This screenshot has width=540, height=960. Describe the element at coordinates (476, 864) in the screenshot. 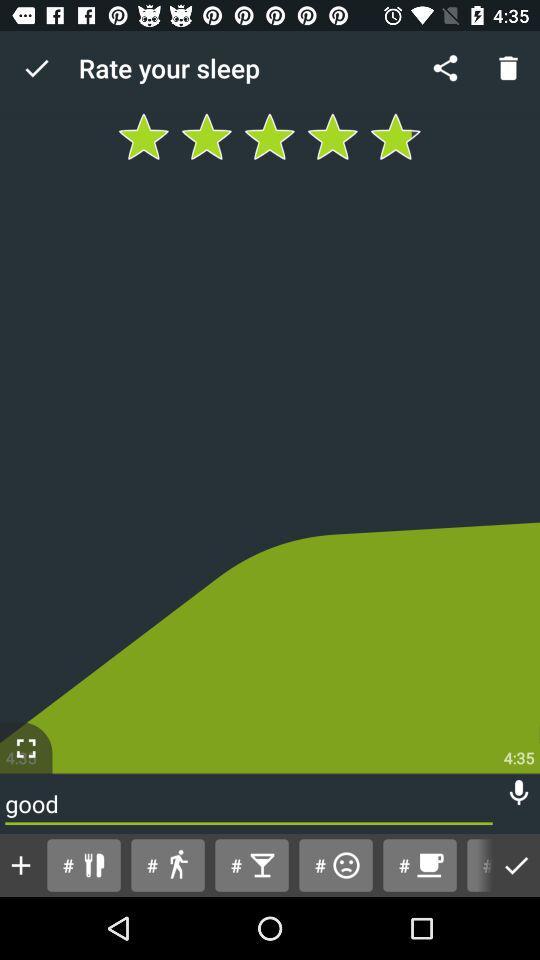

I see `the icon below good` at that location.